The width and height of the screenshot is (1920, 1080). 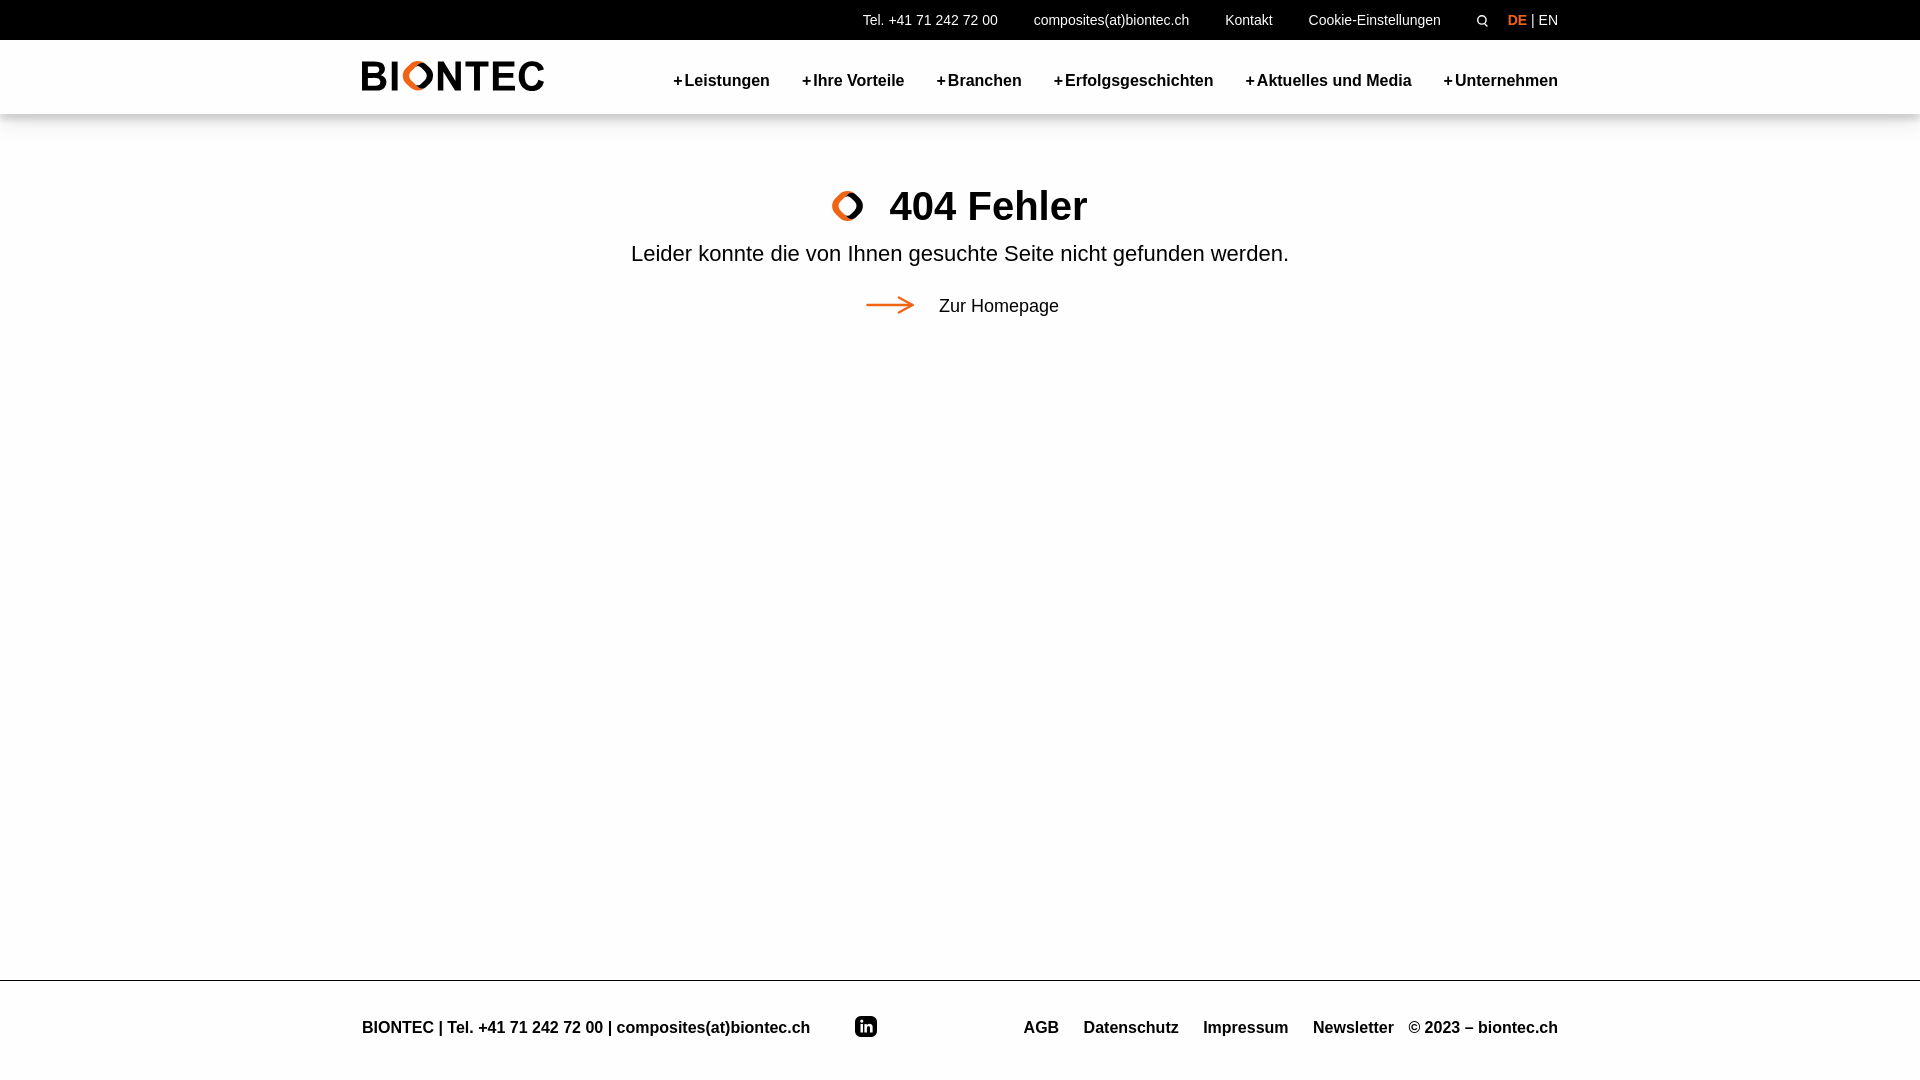 What do you see at coordinates (1247, 1027) in the screenshot?
I see `'Impressum'` at bounding box center [1247, 1027].